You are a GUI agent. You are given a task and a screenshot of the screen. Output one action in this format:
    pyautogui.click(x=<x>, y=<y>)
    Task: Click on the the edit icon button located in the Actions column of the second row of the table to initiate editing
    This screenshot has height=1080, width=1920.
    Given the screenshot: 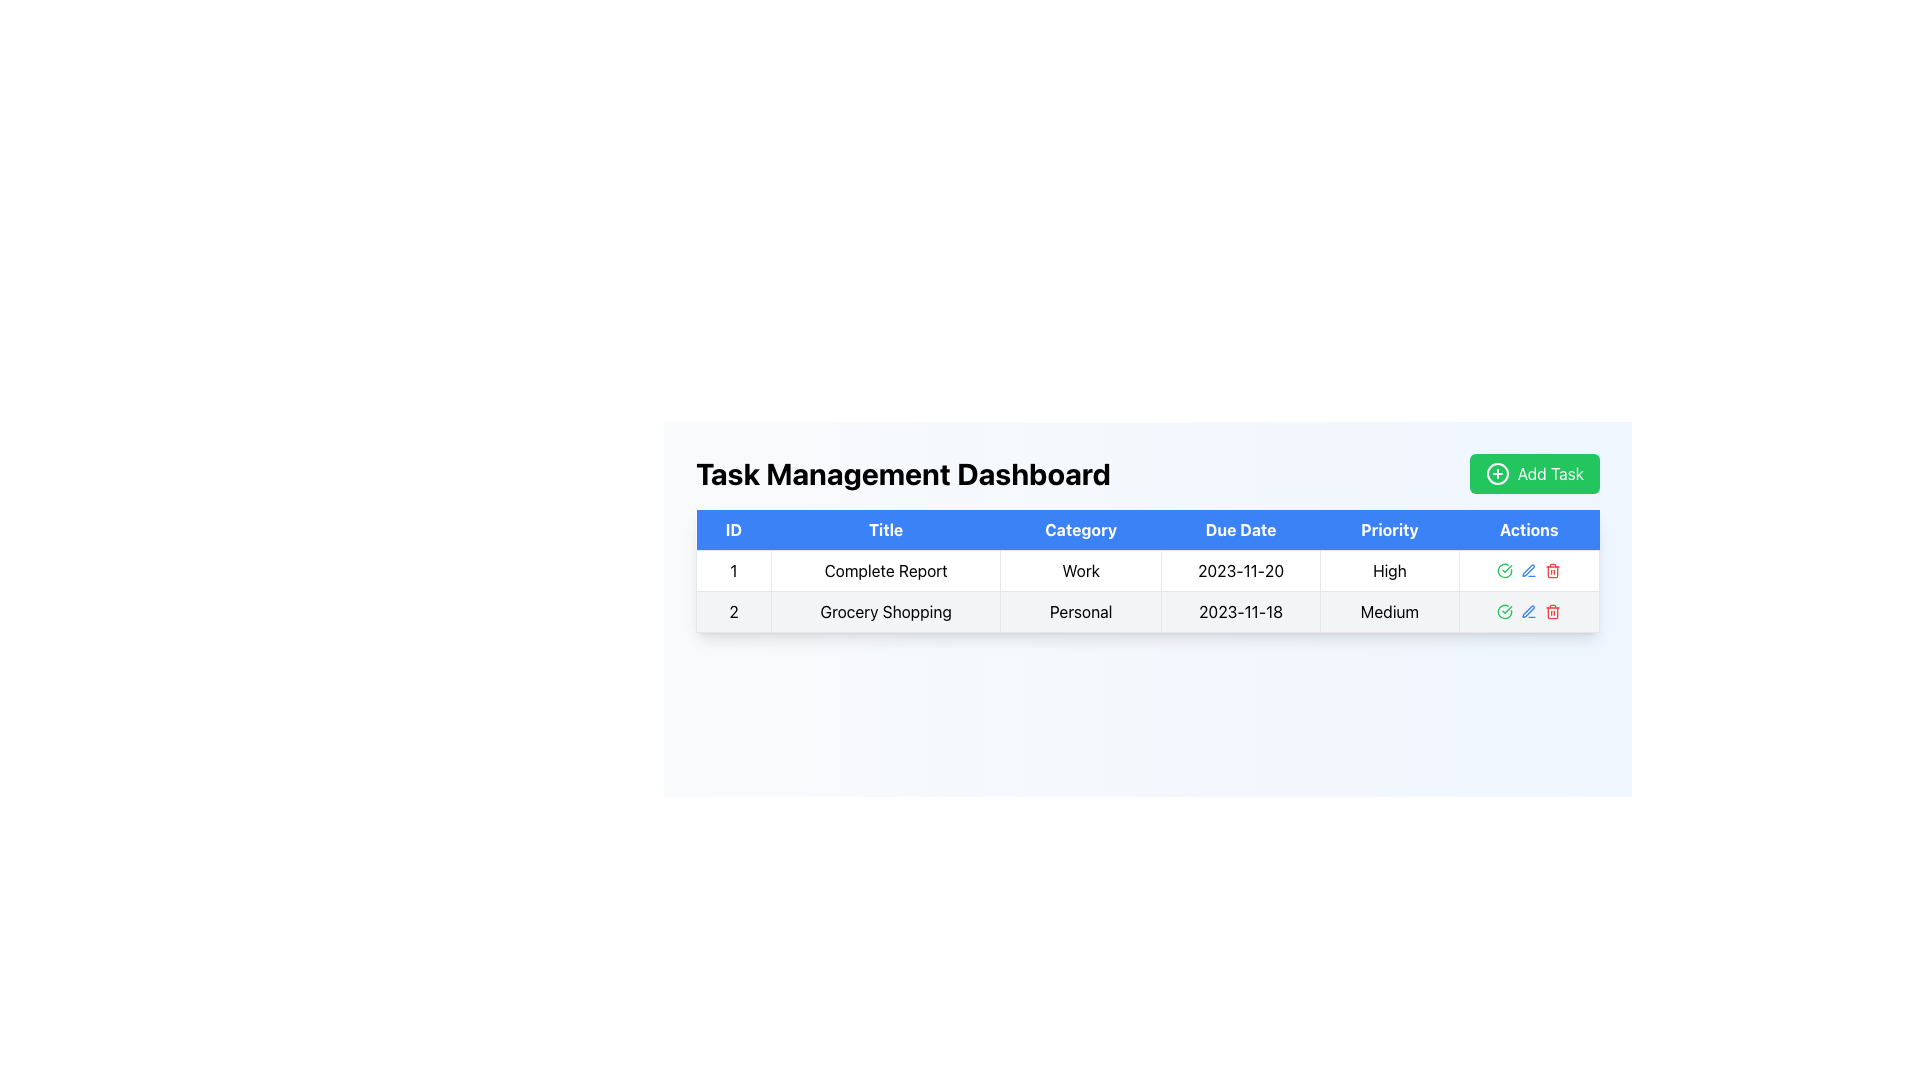 What is the action you would take?
    pyautogui.click(x=1528, y=611)
    